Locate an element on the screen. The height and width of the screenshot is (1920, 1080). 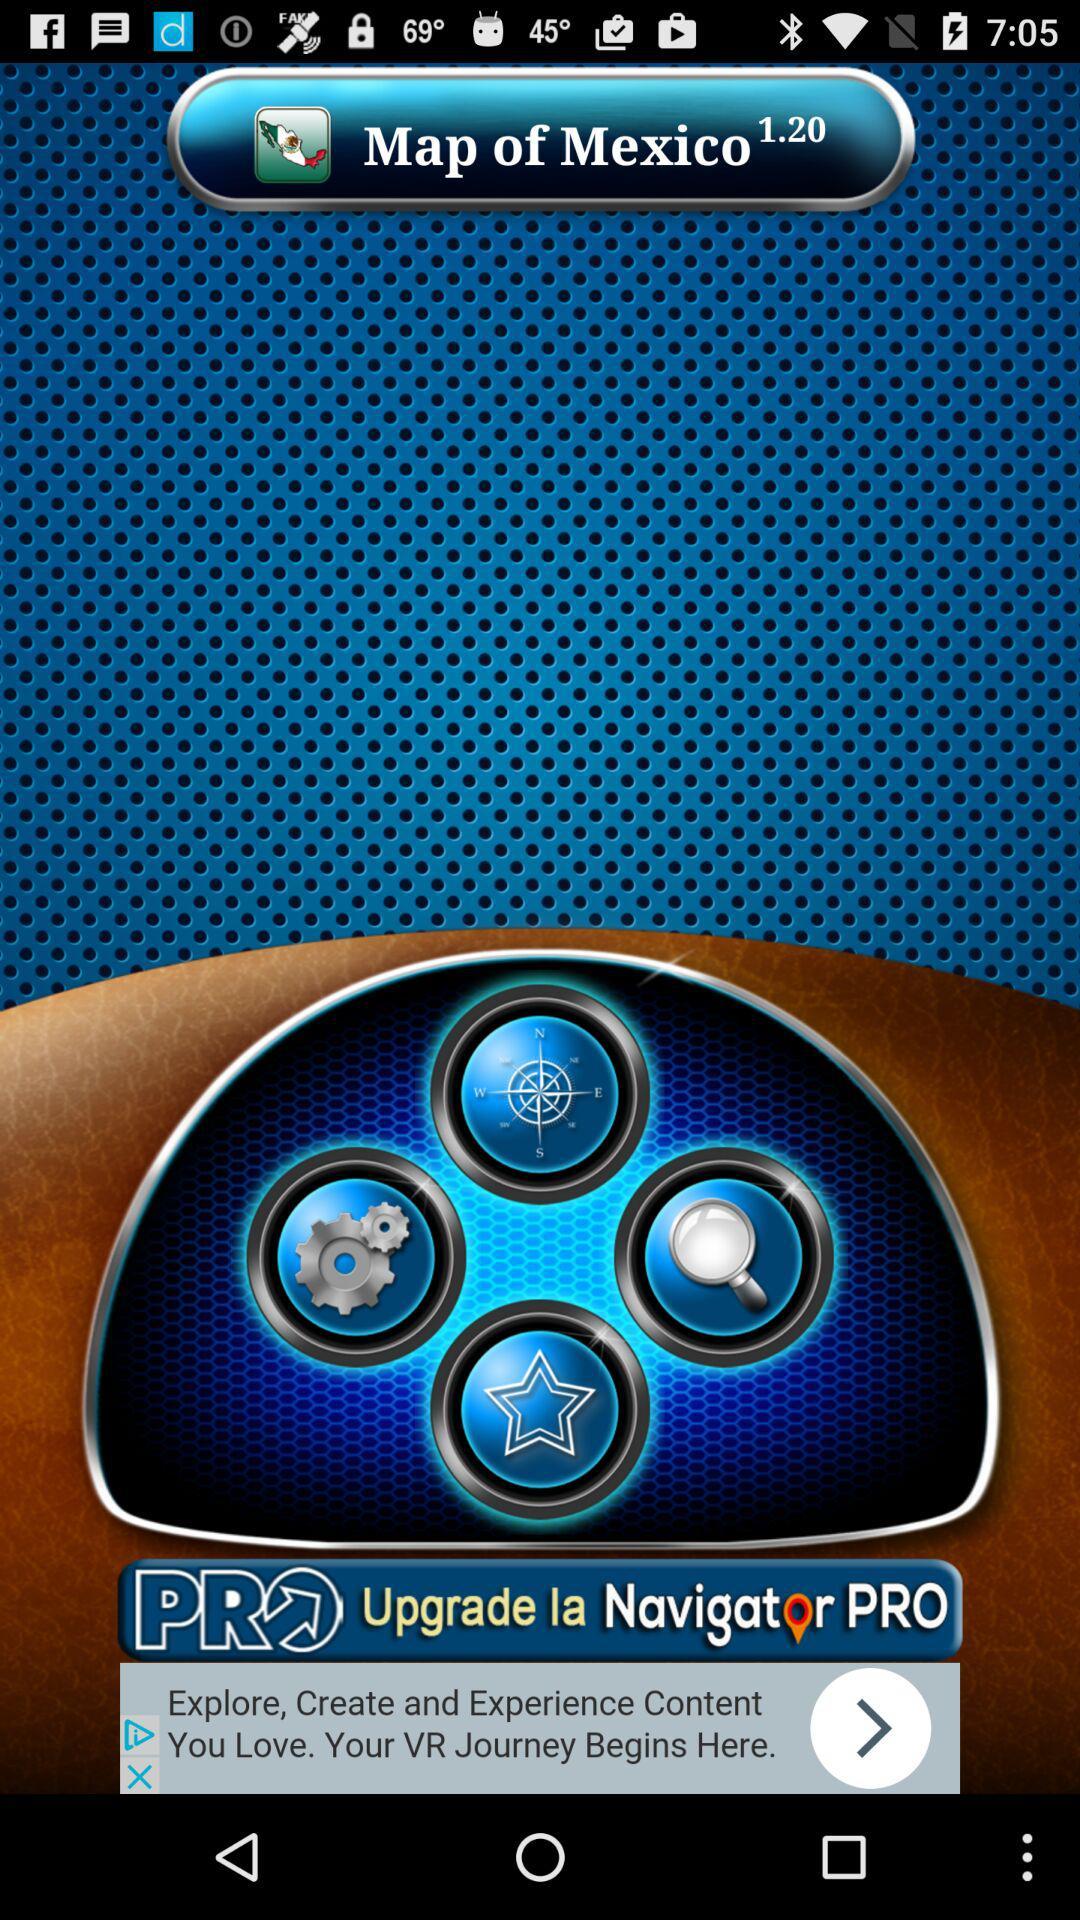
far add is located at coordinates (540, 1727).